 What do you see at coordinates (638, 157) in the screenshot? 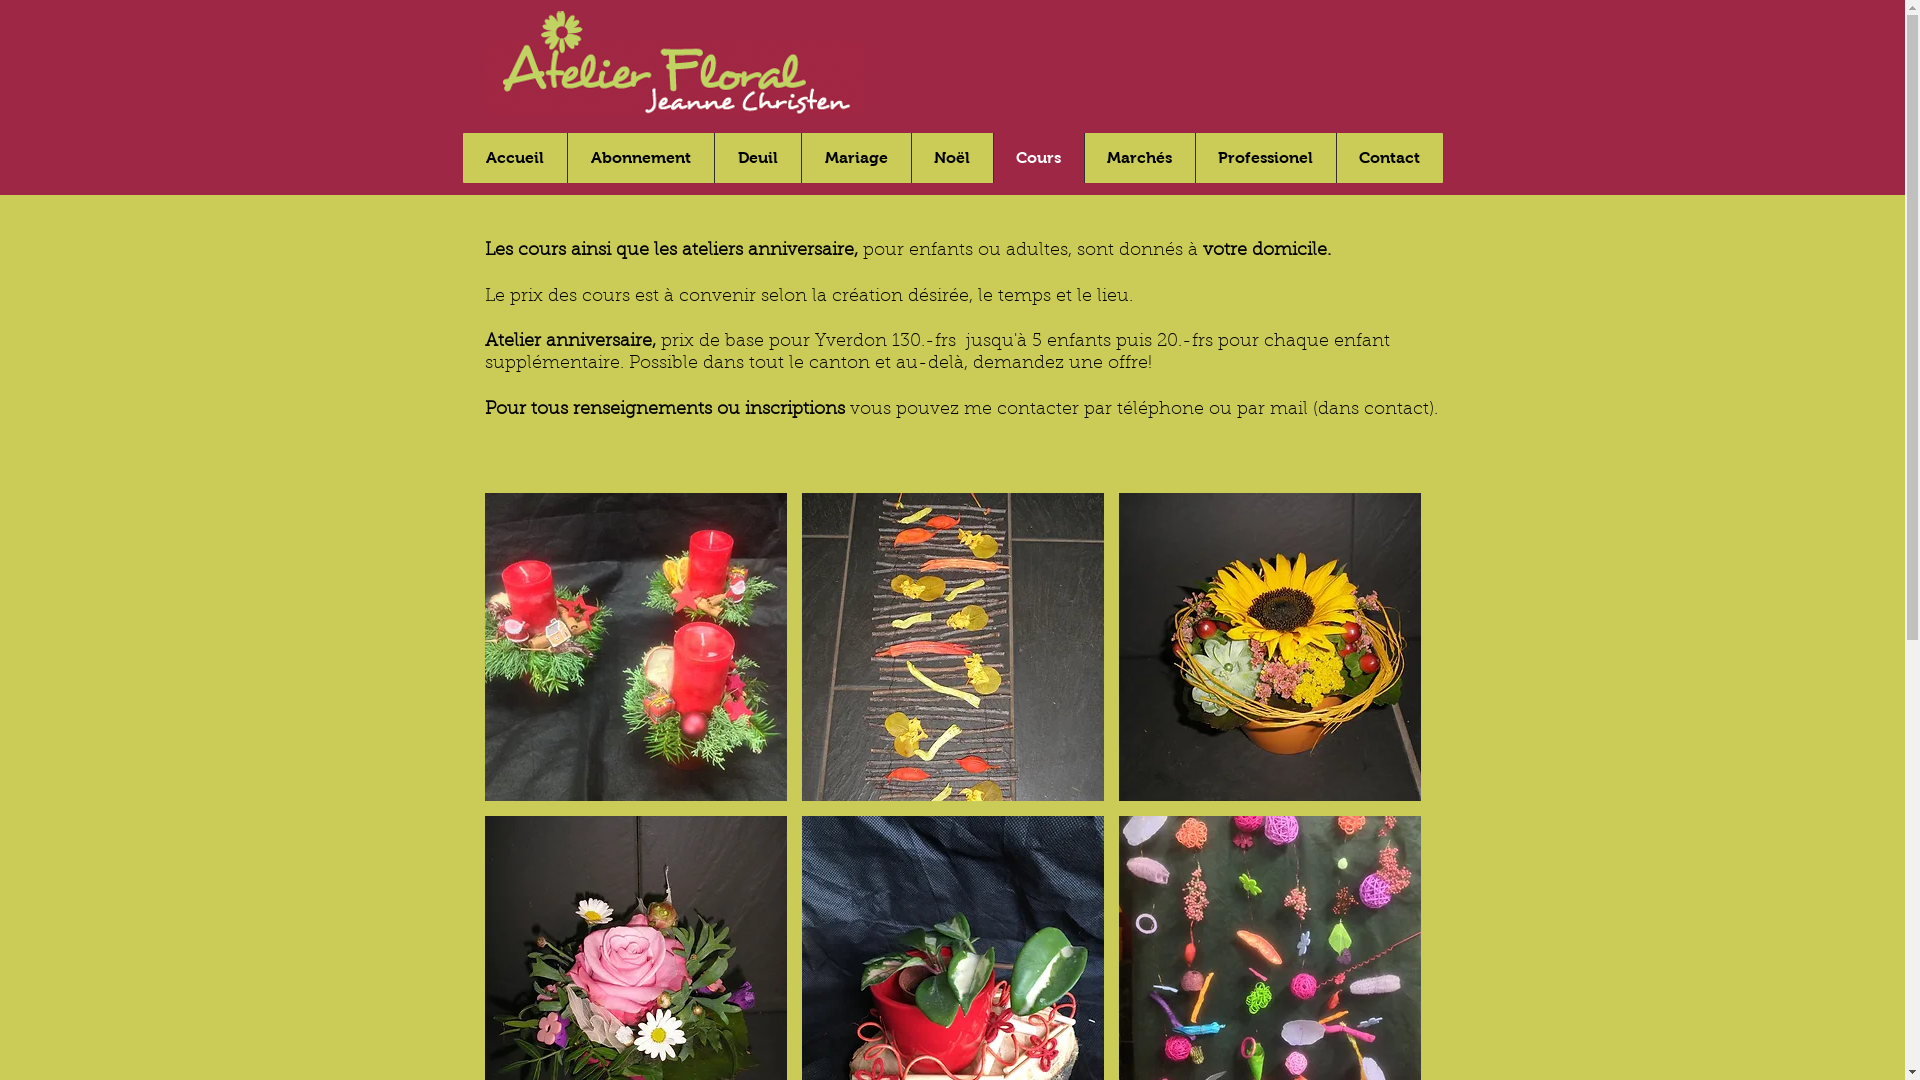
I see `'Abonnement'` at bounding box center [638, 157].